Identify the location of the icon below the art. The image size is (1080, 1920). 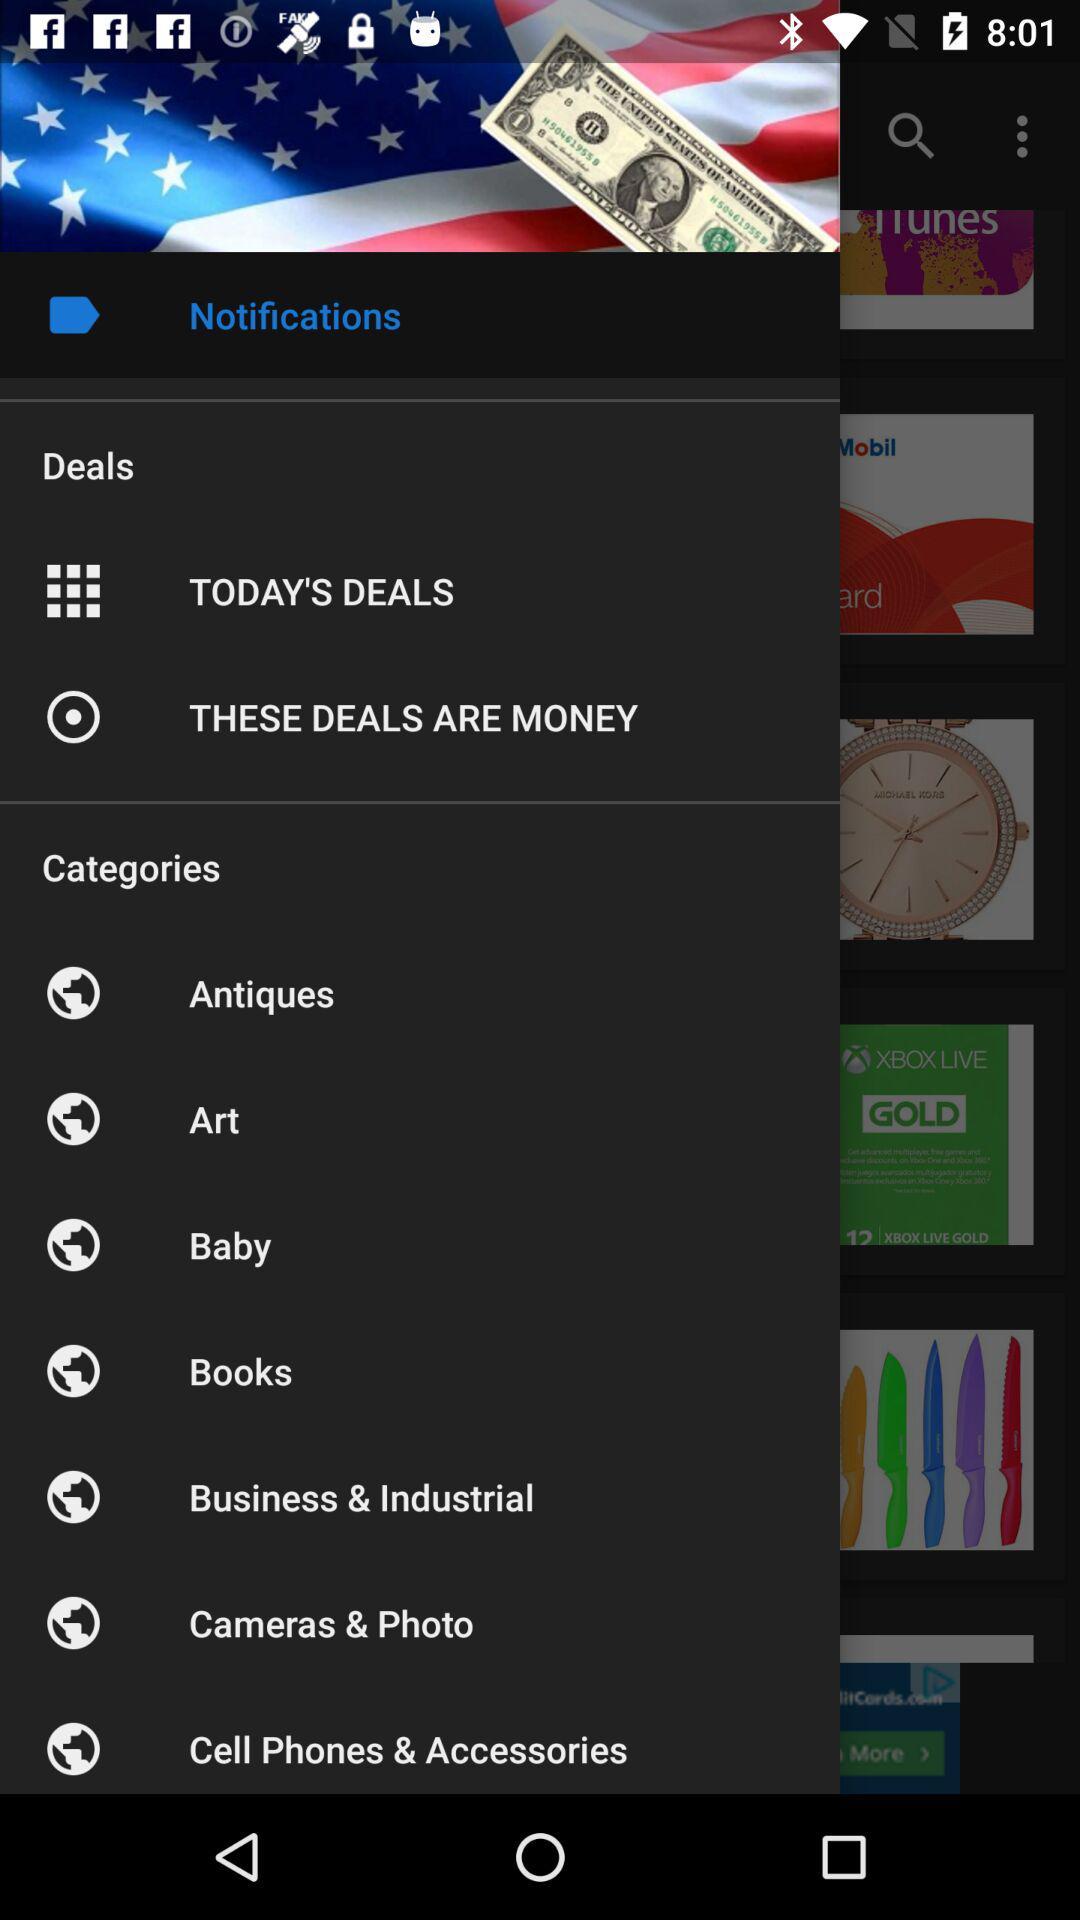
(72, 1243).